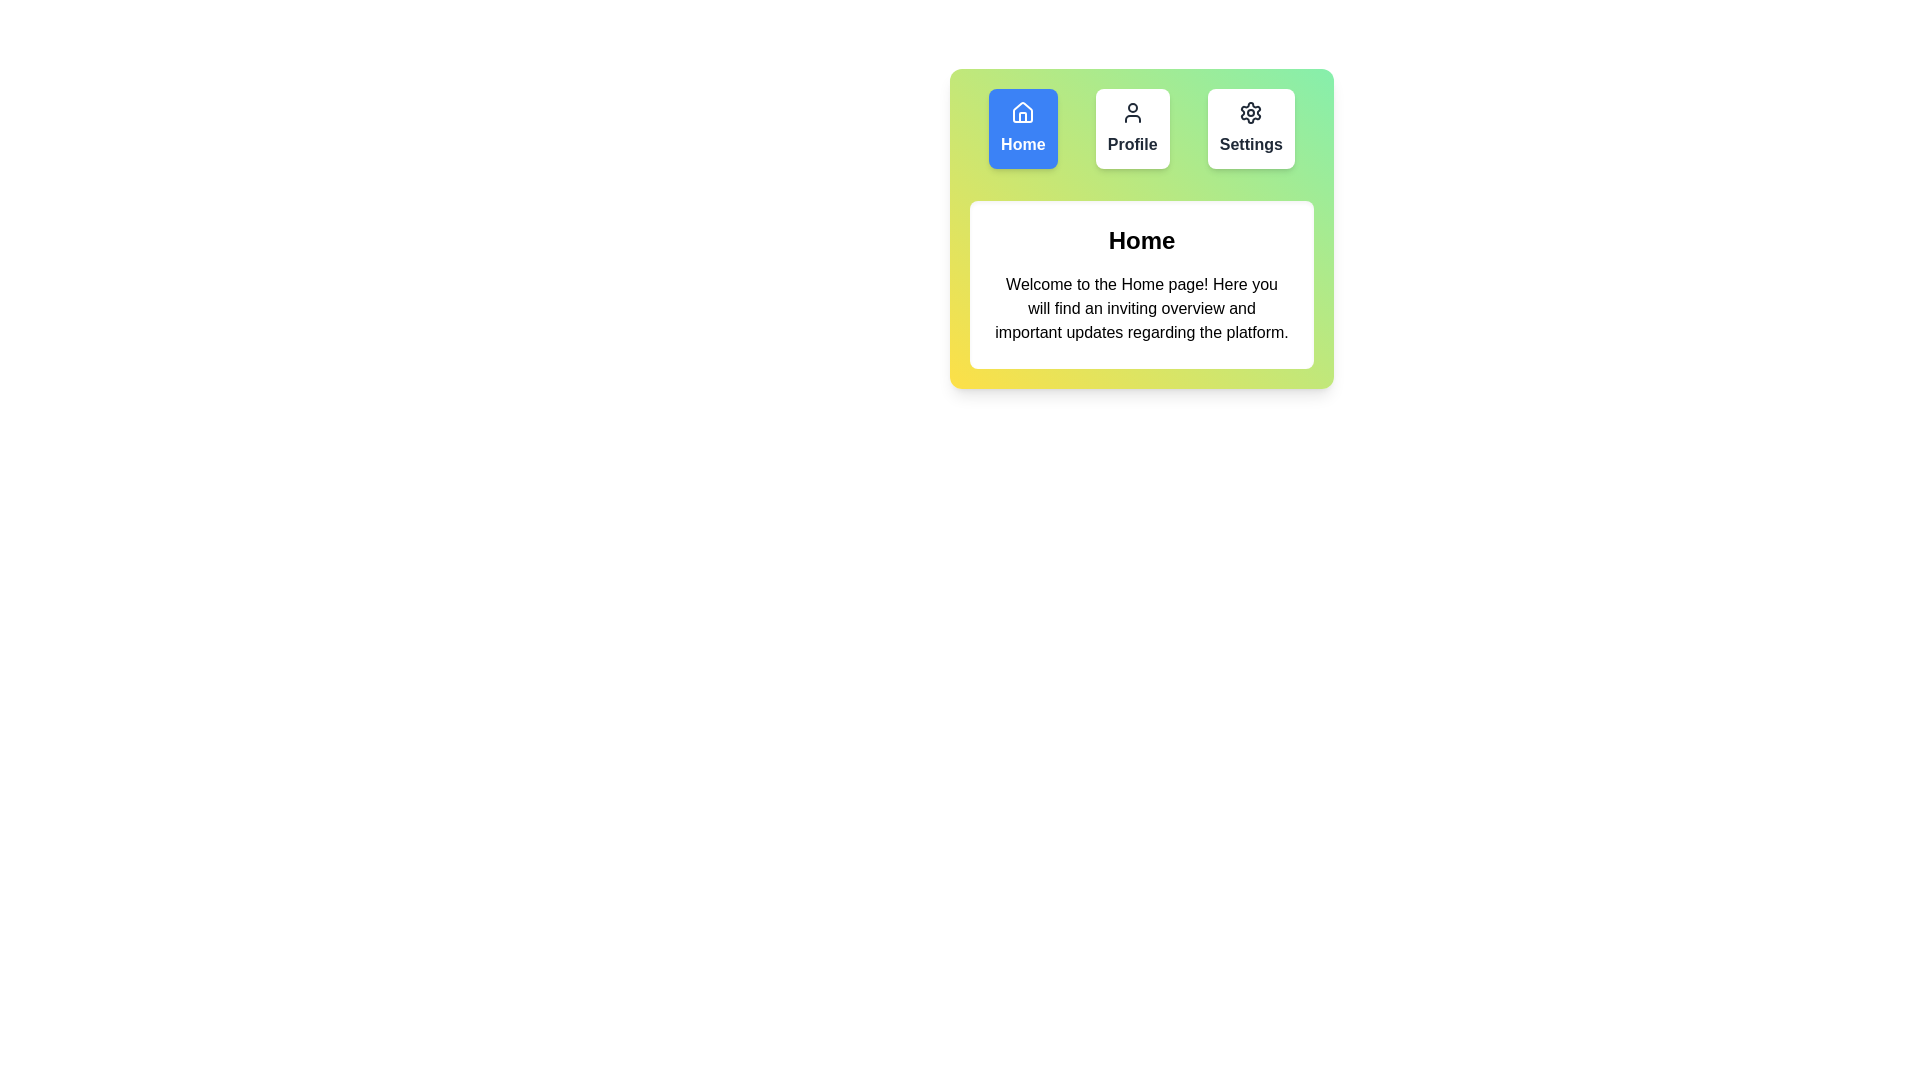 The image size is (1920, 1080). I want to click on the Home button to observe its visual transition, so click(1022, 128).